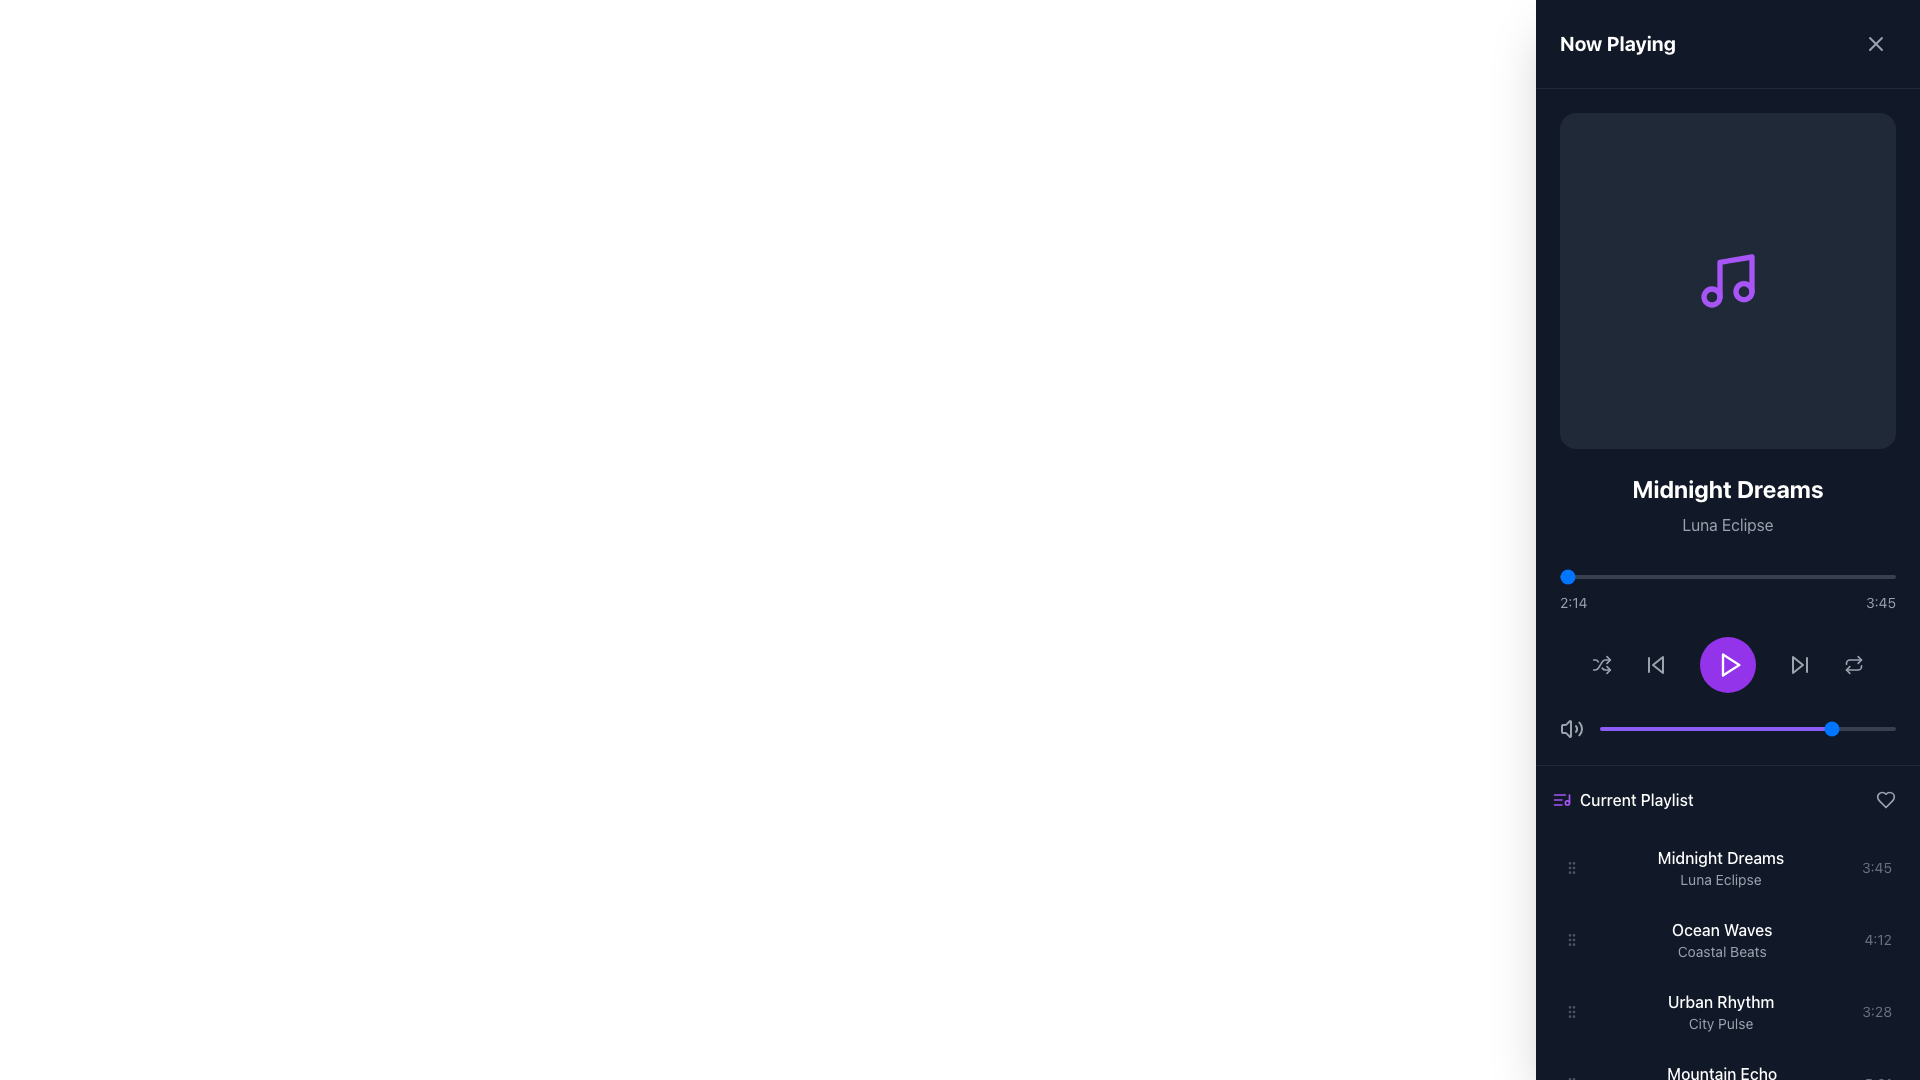 This screenshot has height=1080, width=1920. What do you see at coordinates (1629, 729) in the screenshot?
I see `the slider` at bounding box center [1629, 729].